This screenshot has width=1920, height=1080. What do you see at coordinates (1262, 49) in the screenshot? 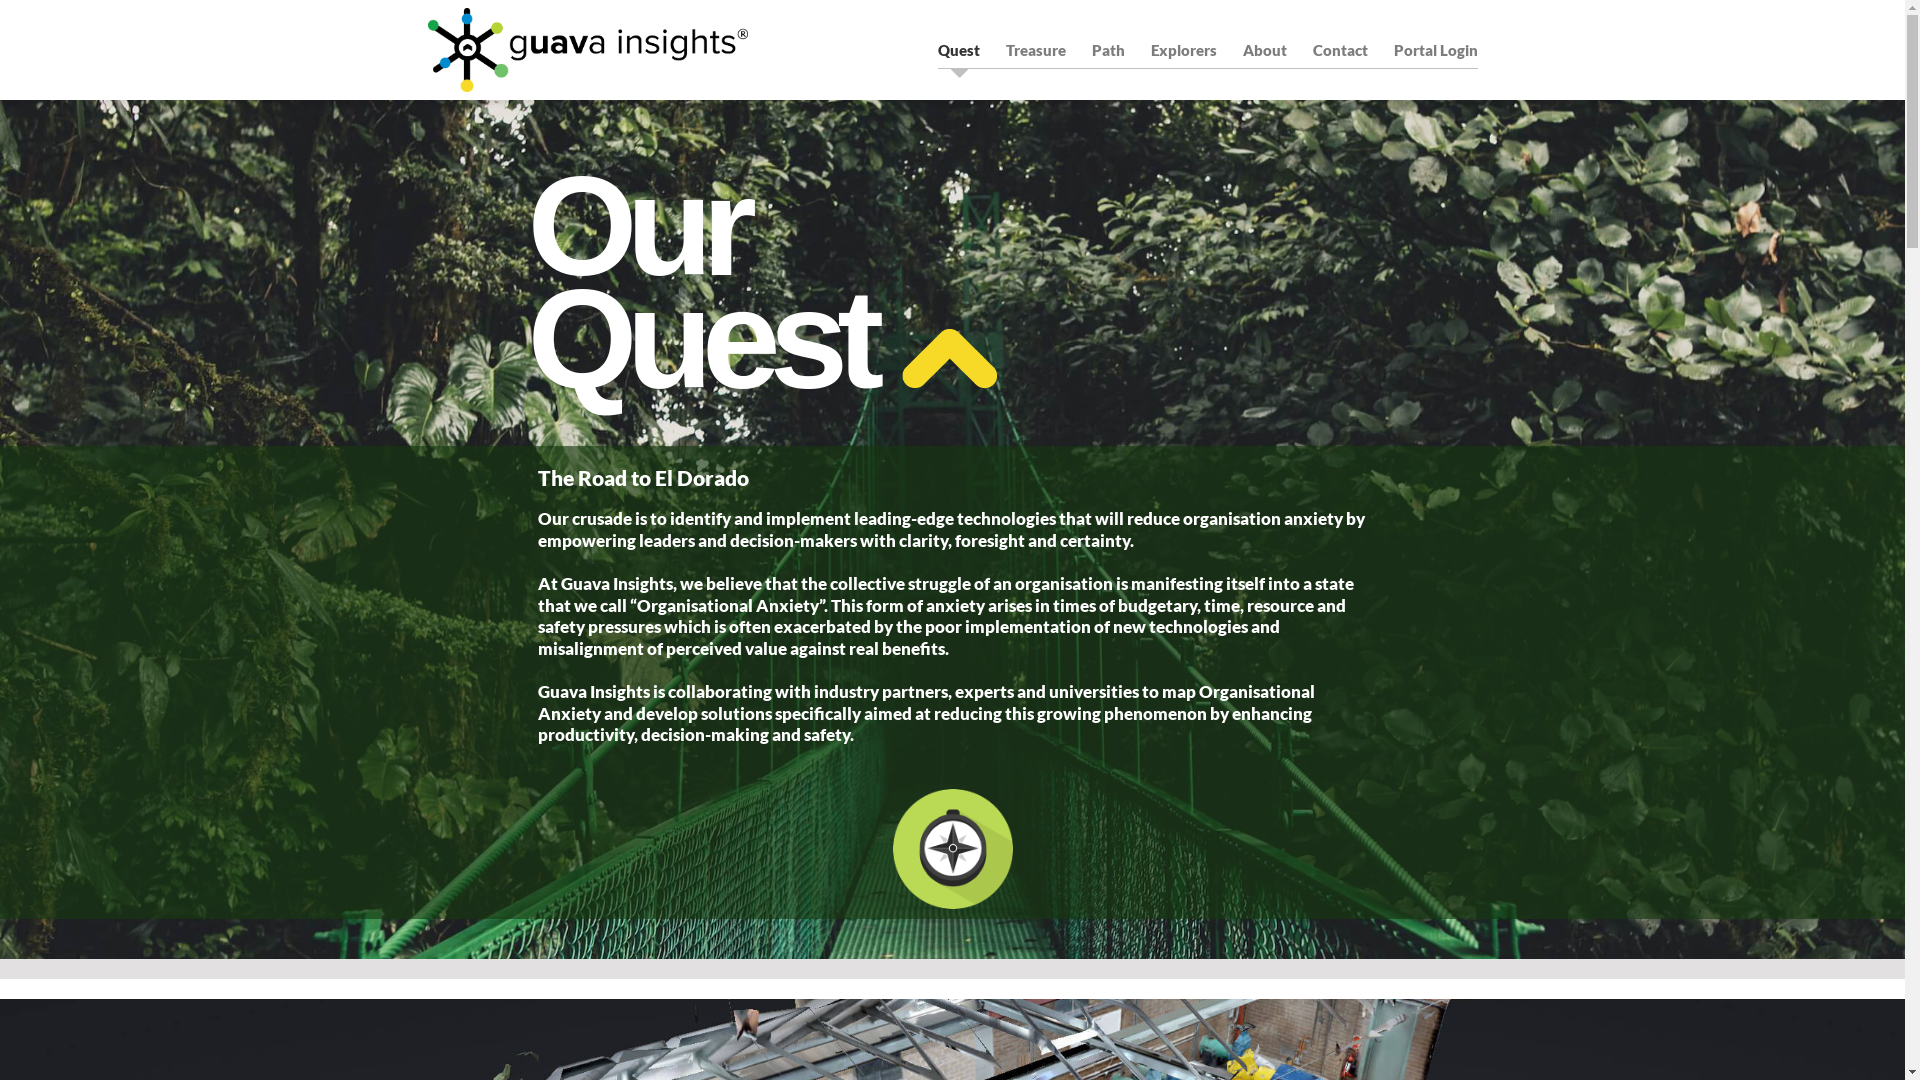
I see `'About'` at bounding box center [1262, 49].